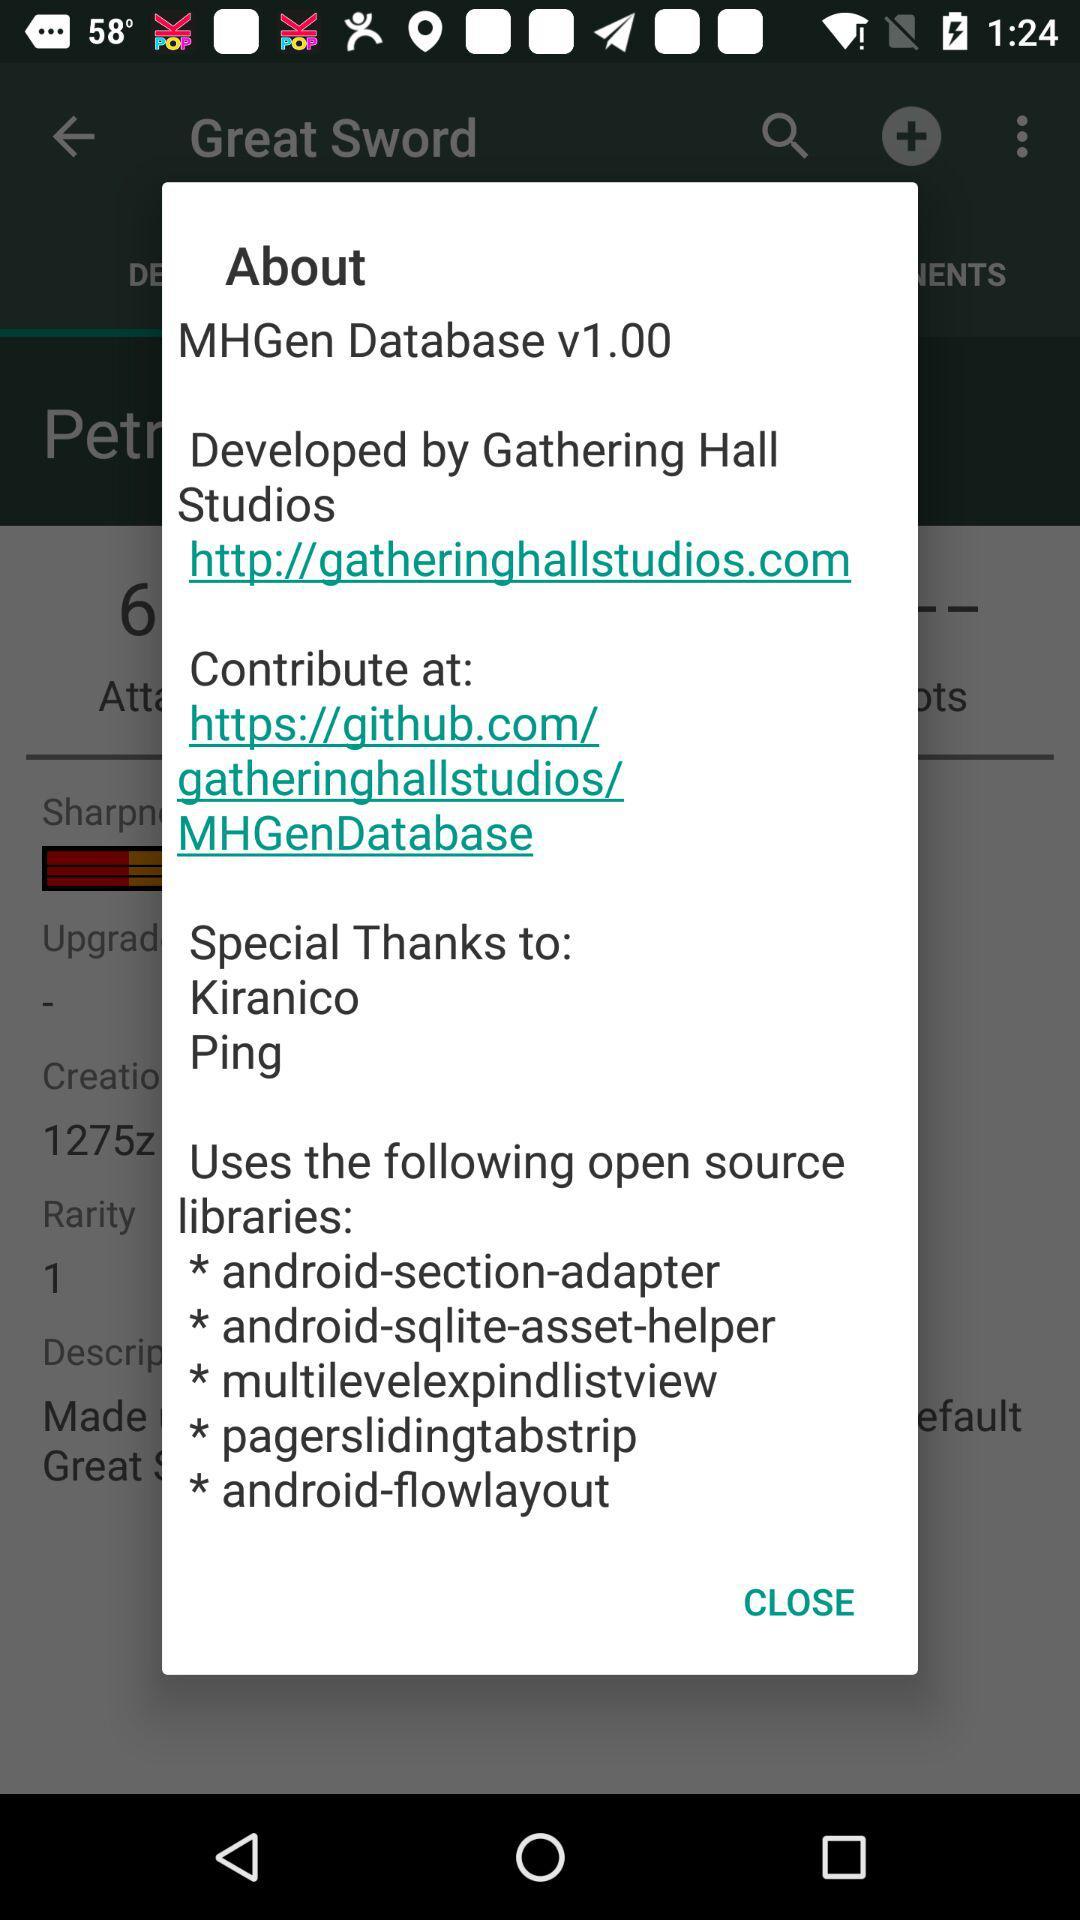 Image resolution: width=1080 pixels, height=1920 pixels. Describe the element at coordinates (540, 912) in the screenshot. I see `item at the center` at that location.